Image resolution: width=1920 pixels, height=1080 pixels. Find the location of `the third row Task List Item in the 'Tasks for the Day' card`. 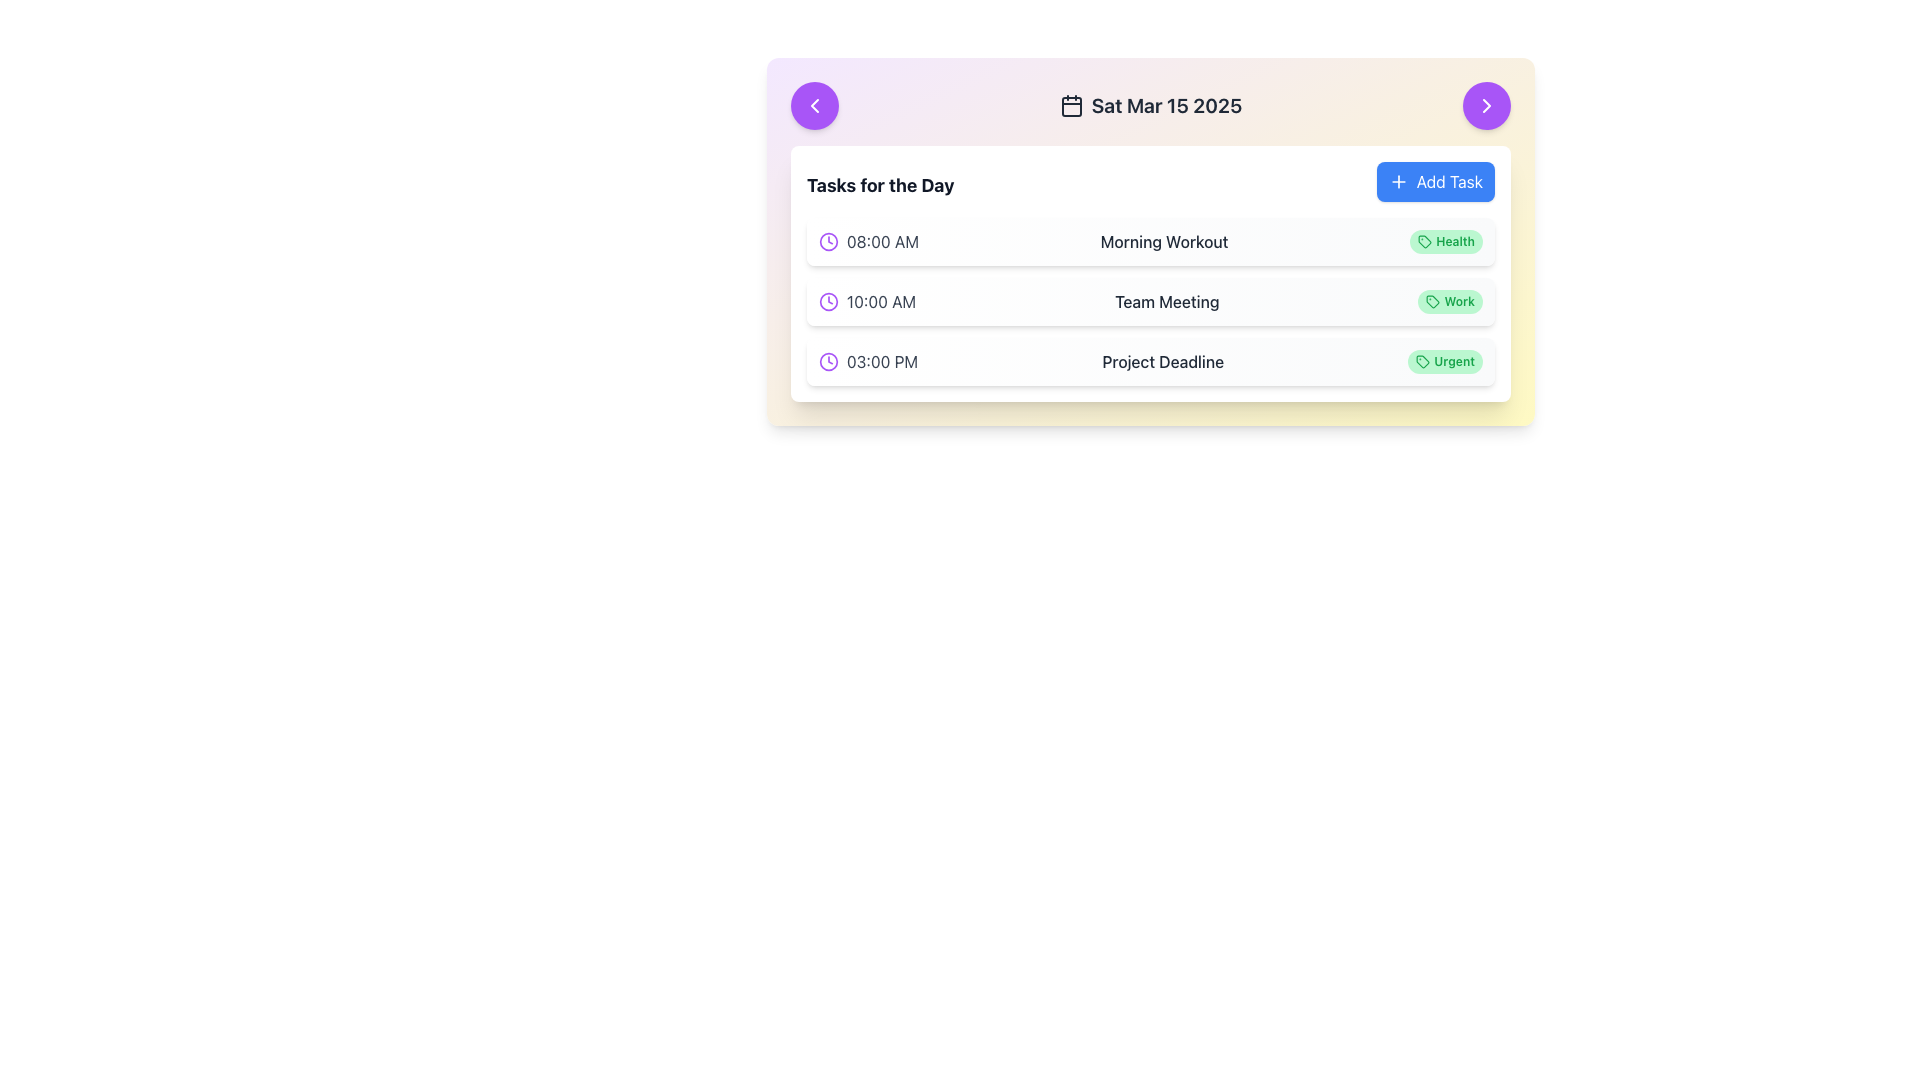

the third row Task List Item in the 'Tasks for the Day' card is located at coordinates (1151, 362).